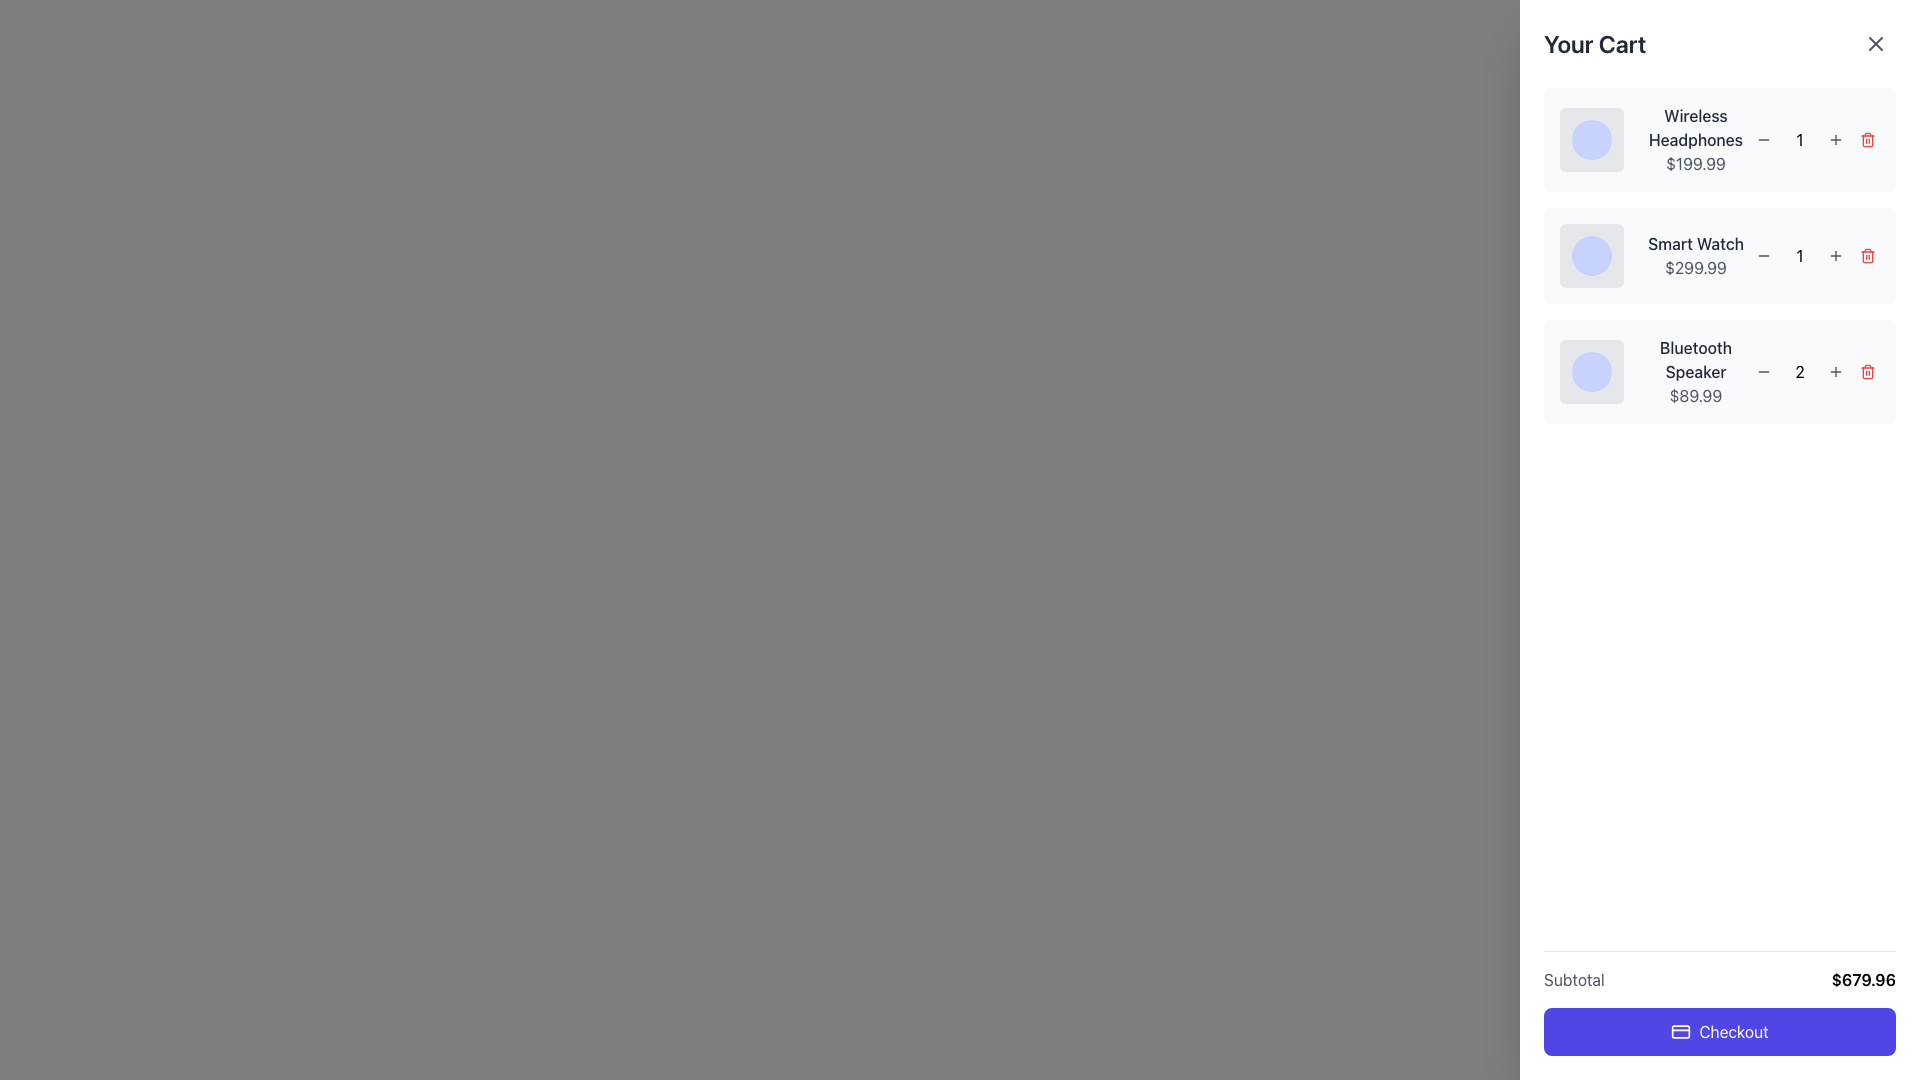 This screenshot has width=1920, height=1080. I want to click on the text display element that shows 'Wireless Headphones' and the price '$199.99', which is the first item in the cart list, so click(1694, 138).